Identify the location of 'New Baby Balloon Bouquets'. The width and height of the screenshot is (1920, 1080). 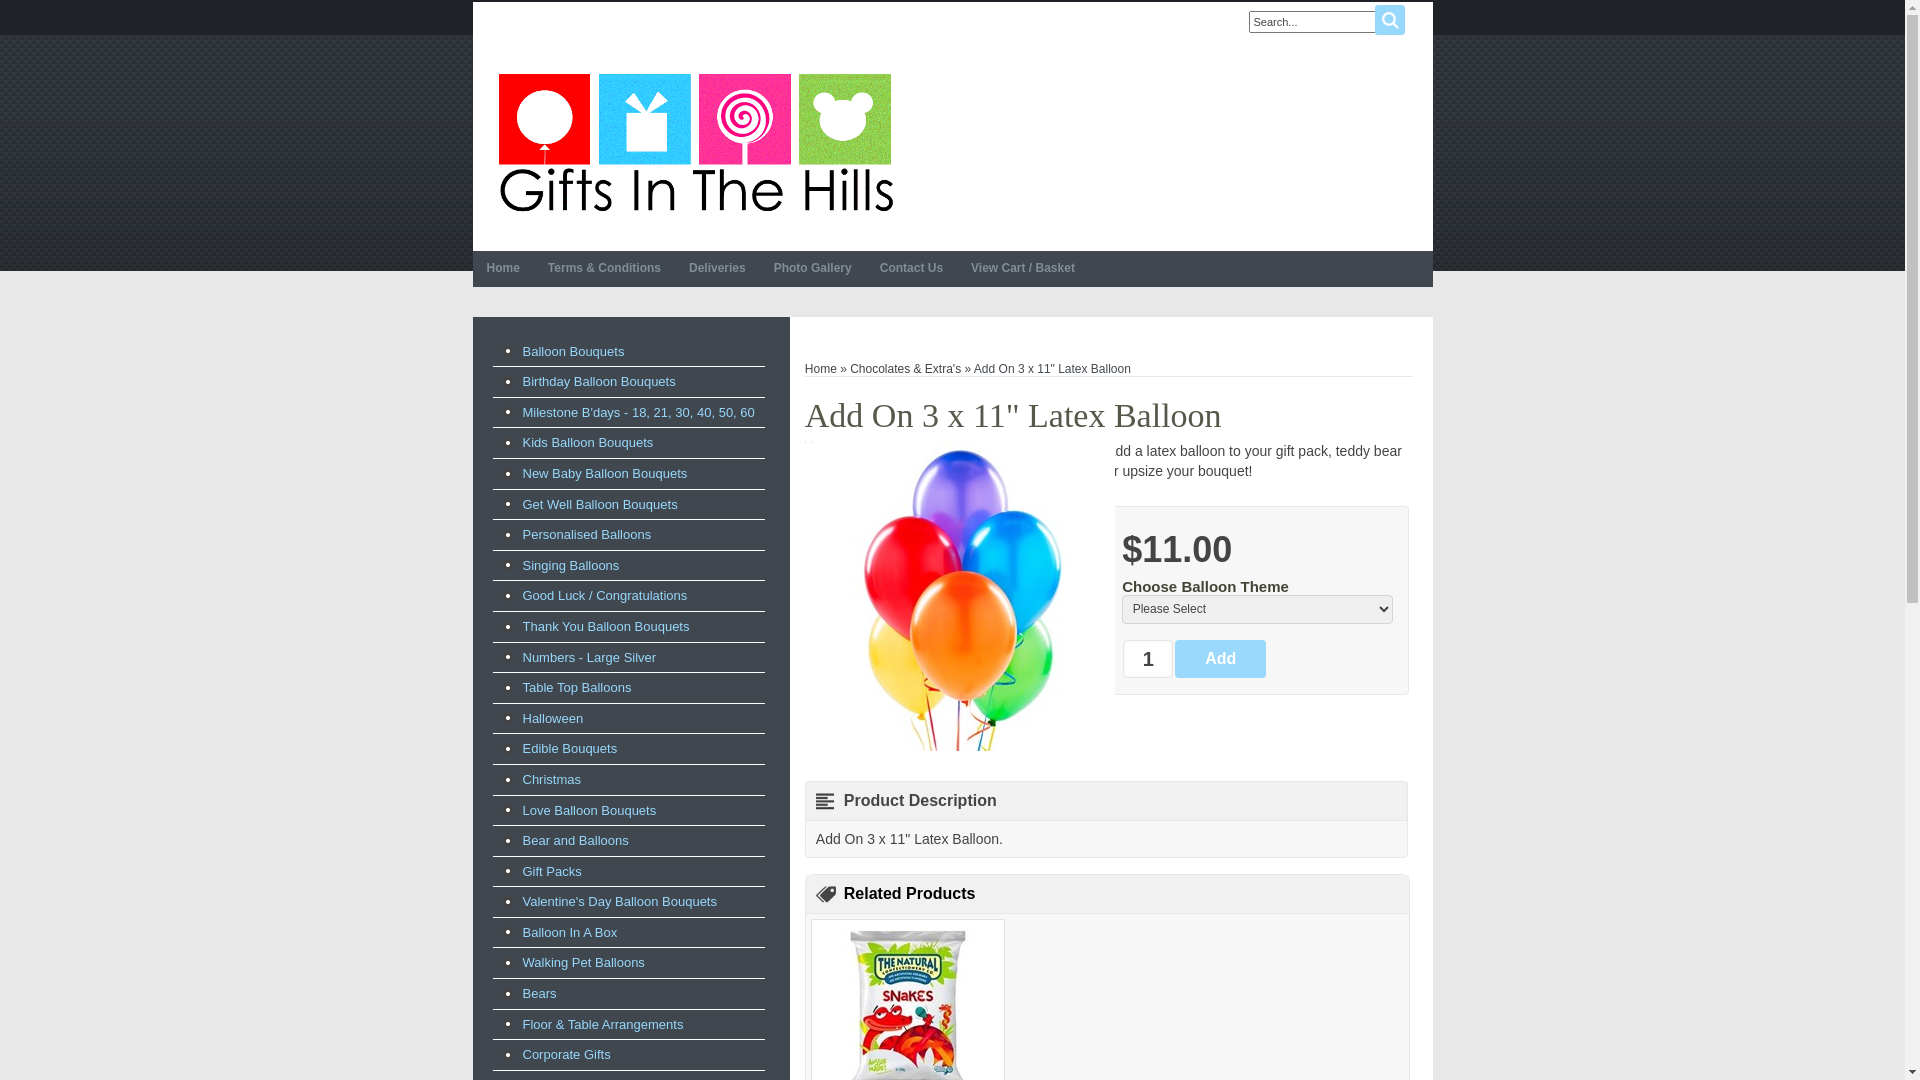
(627, 474).